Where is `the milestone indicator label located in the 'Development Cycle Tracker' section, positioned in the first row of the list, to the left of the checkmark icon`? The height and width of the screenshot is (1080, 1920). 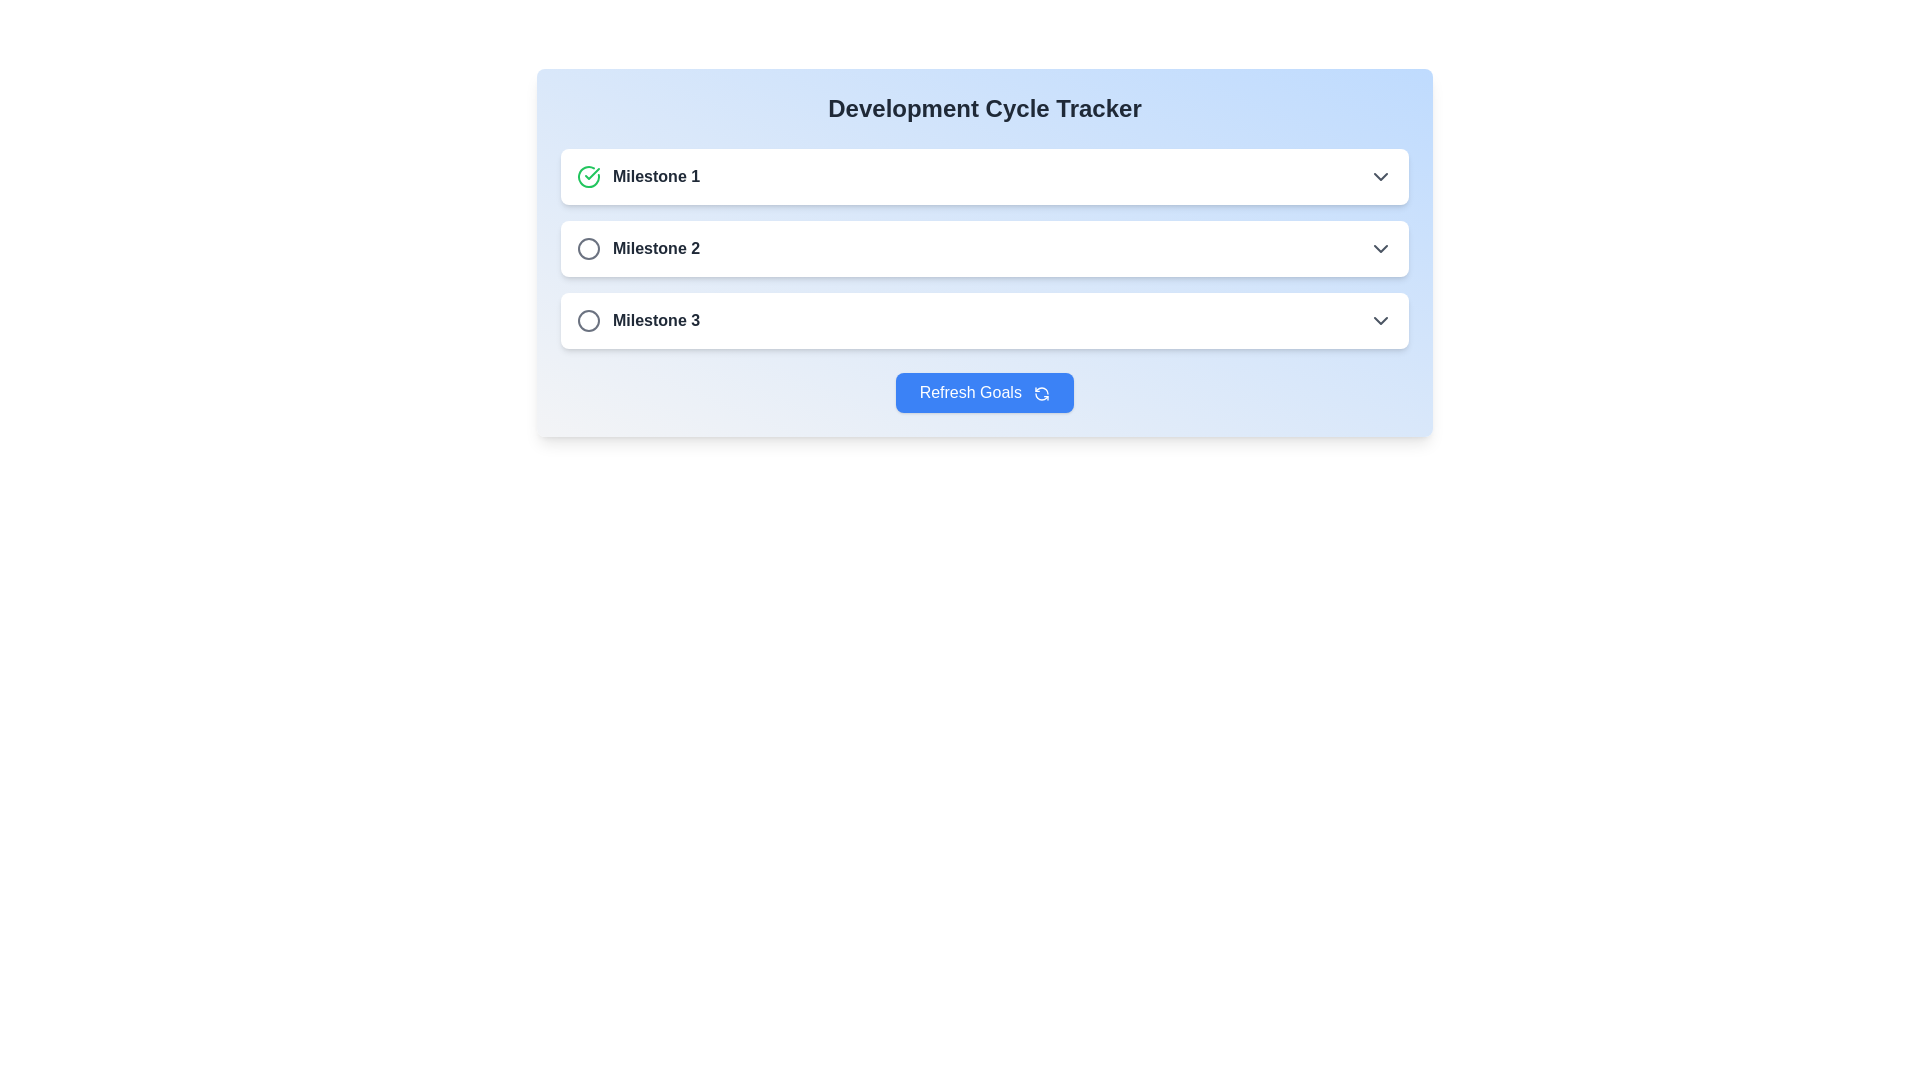
the milestone indicator label located in the 'Development Cycle Tracker' section, positioned in the first row of the list, to the left of the checkmark icon is located at coordinates (637, 176).